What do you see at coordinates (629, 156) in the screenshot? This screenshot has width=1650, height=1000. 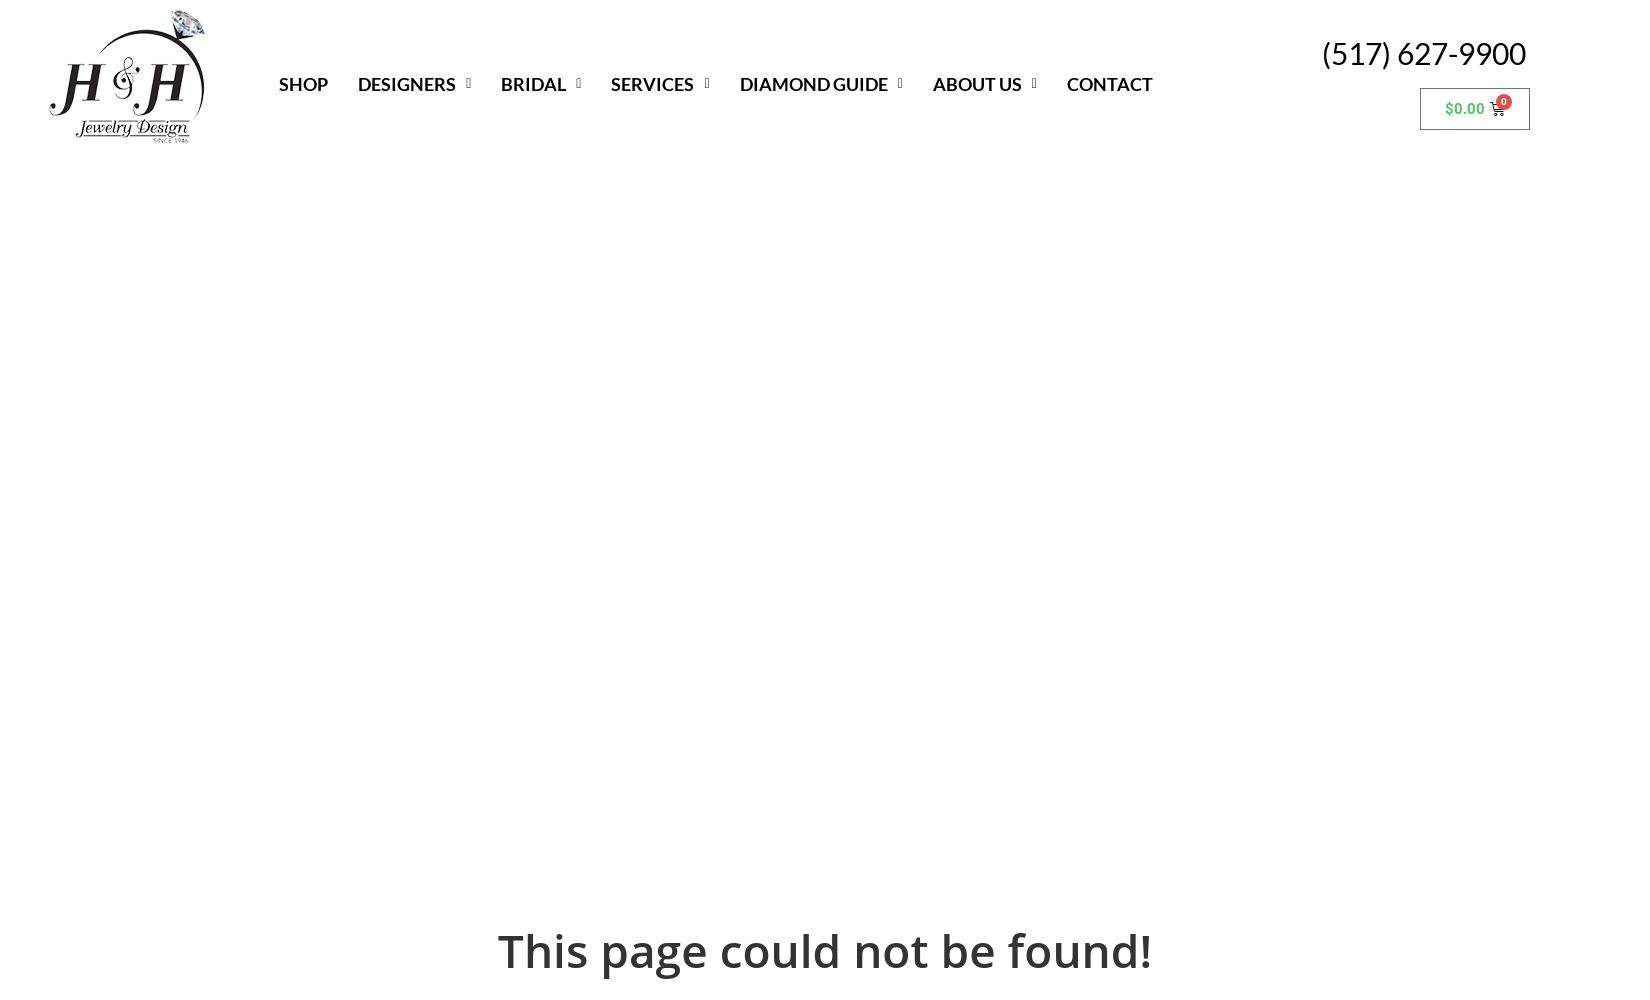 I see `'Custom Jewelry'` at bounding box center [629, 156].